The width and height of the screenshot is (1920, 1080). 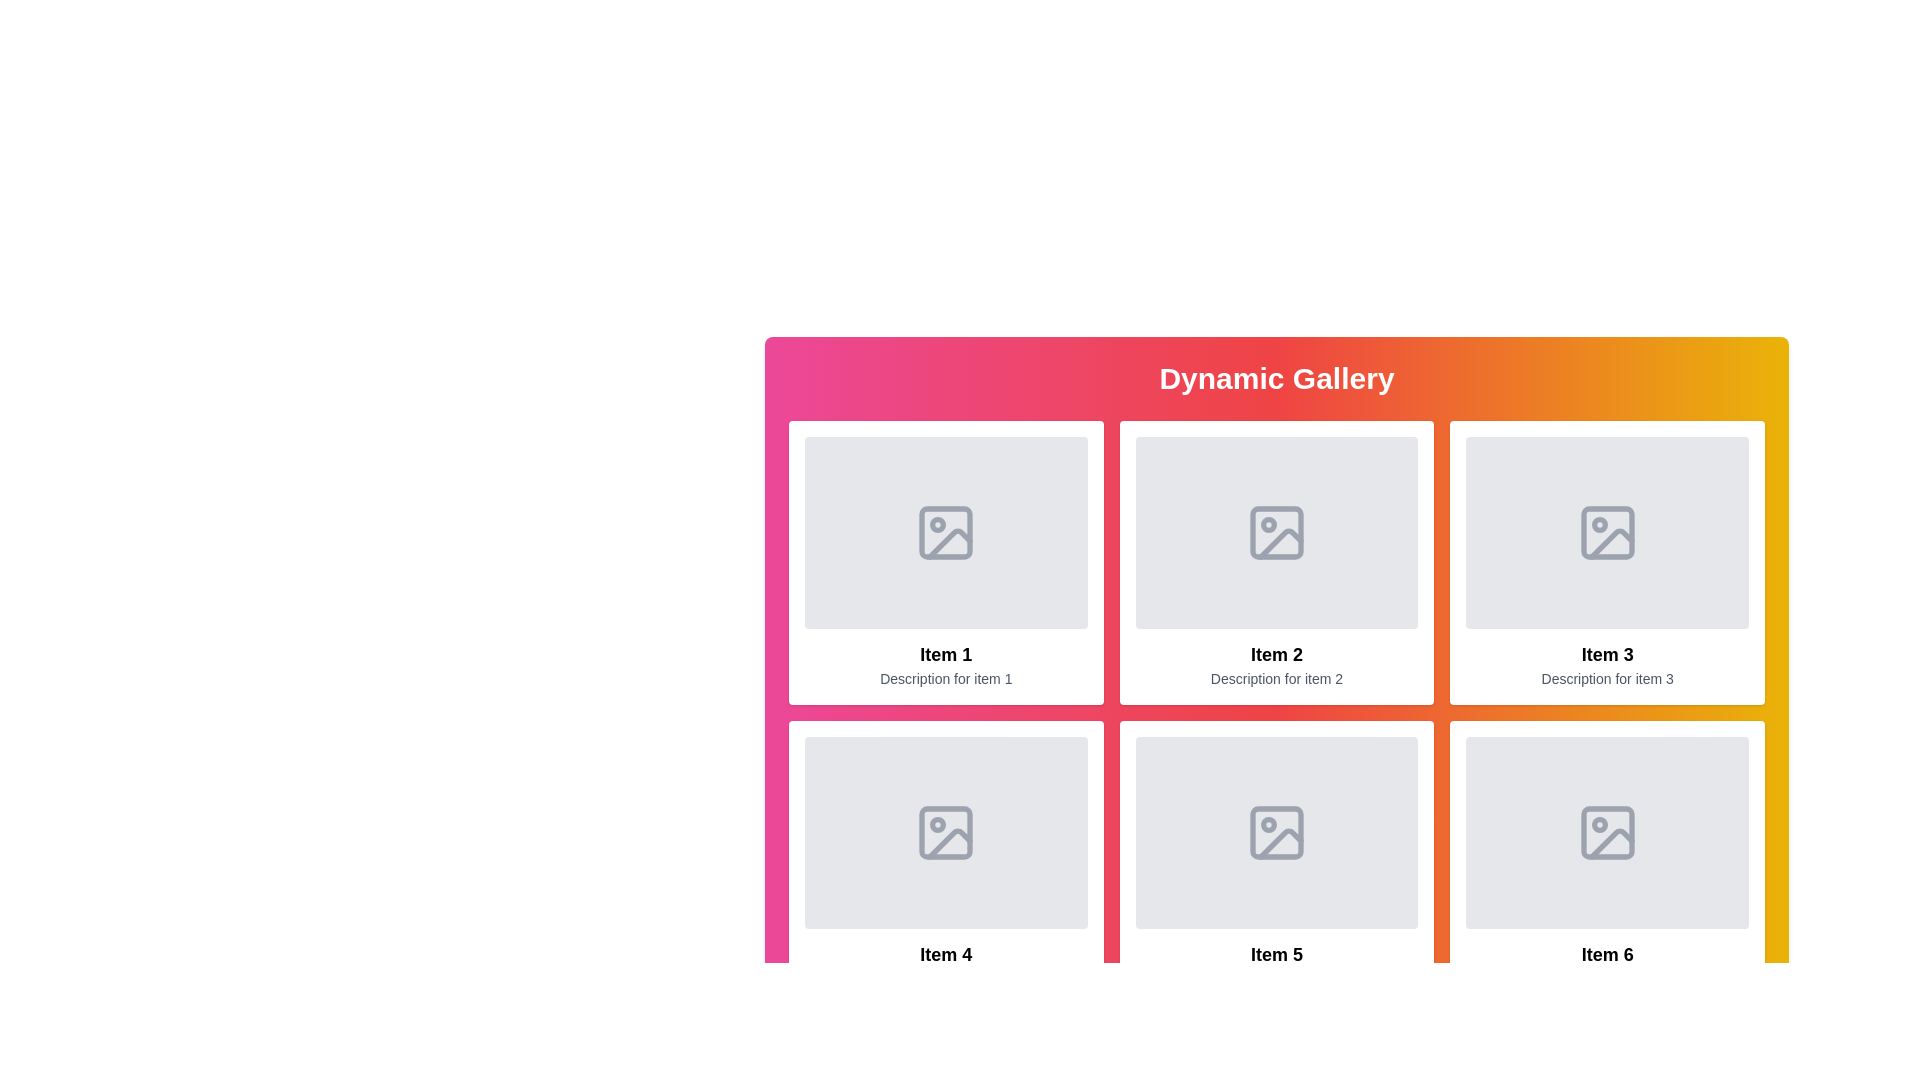 I want to click on text label displaying 'Item 3', which is bold and prominently styled, located in the third card of the first row under the header 'Dynamic Gallery', so click(x=1607, y=655).